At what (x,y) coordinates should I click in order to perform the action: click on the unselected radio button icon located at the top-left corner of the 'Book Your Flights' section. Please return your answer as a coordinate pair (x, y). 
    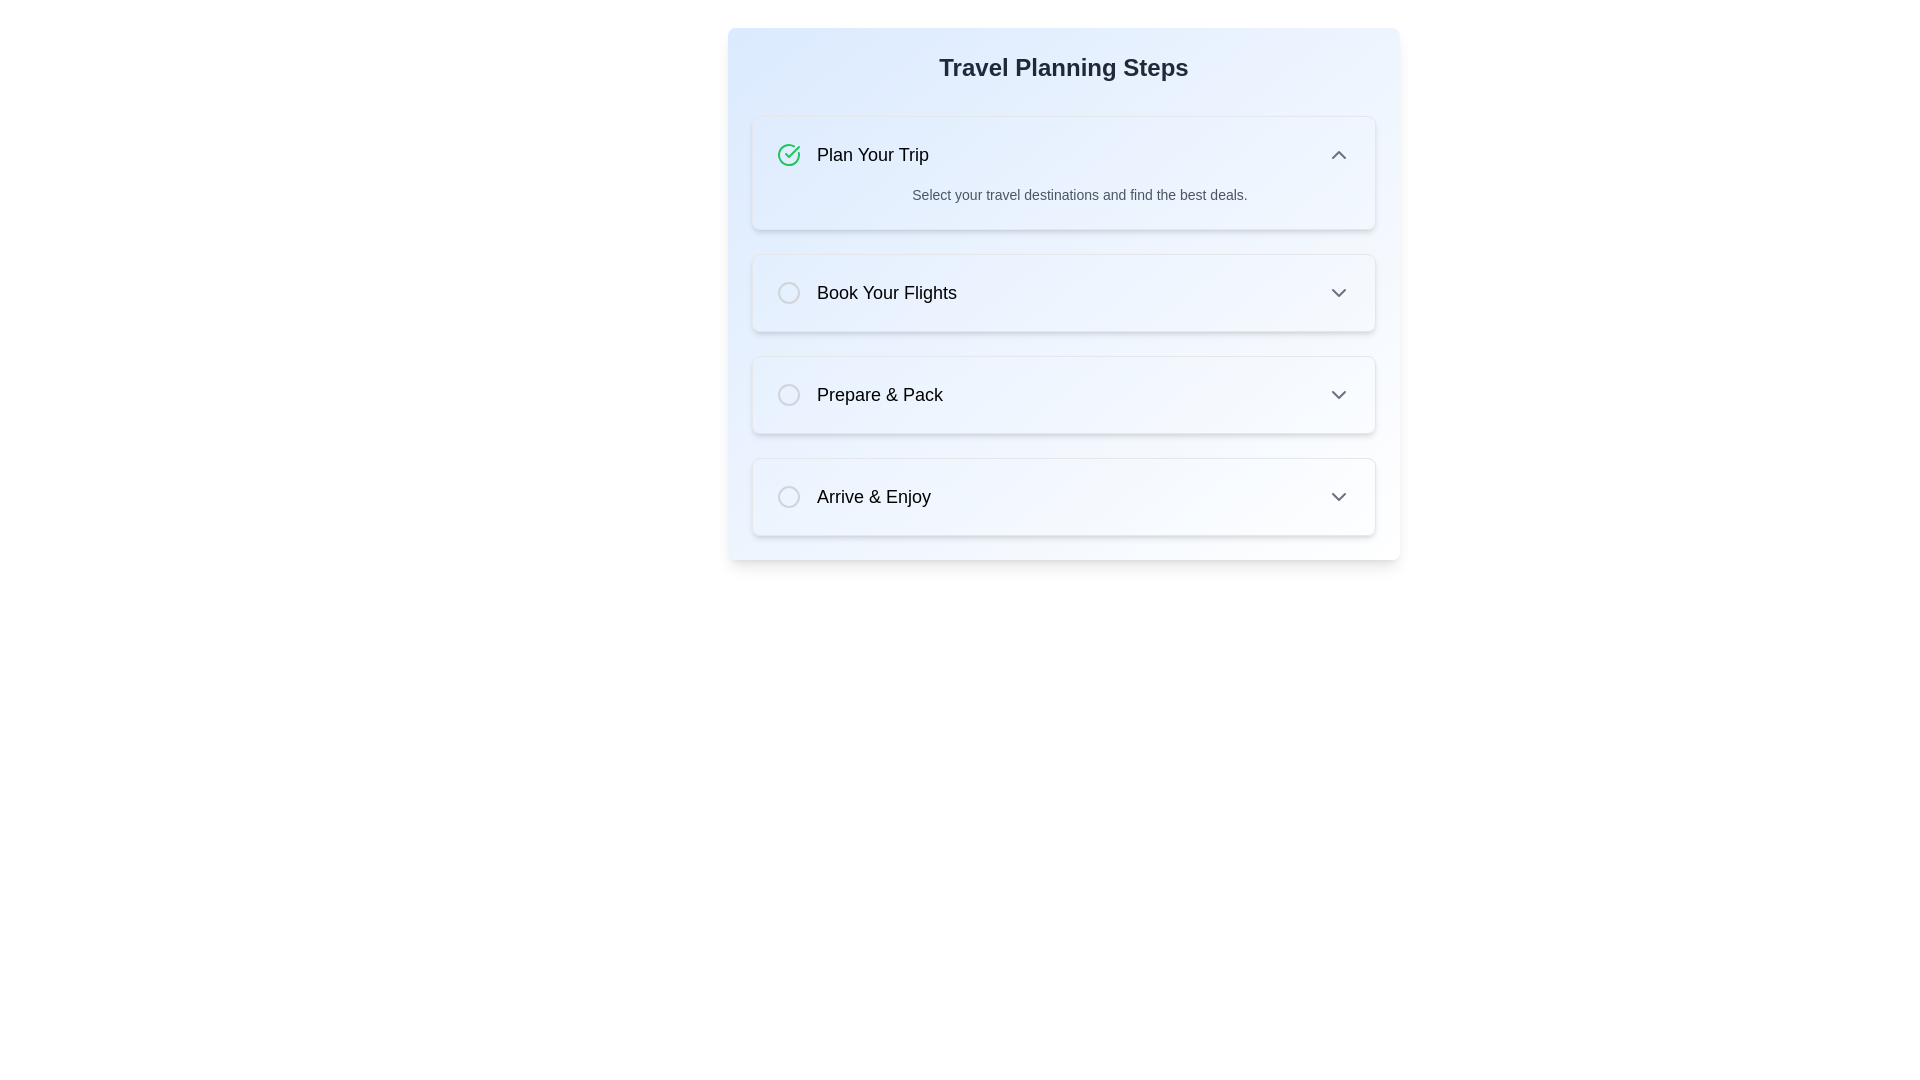
    Looking at the image, I should click on (787, 293).